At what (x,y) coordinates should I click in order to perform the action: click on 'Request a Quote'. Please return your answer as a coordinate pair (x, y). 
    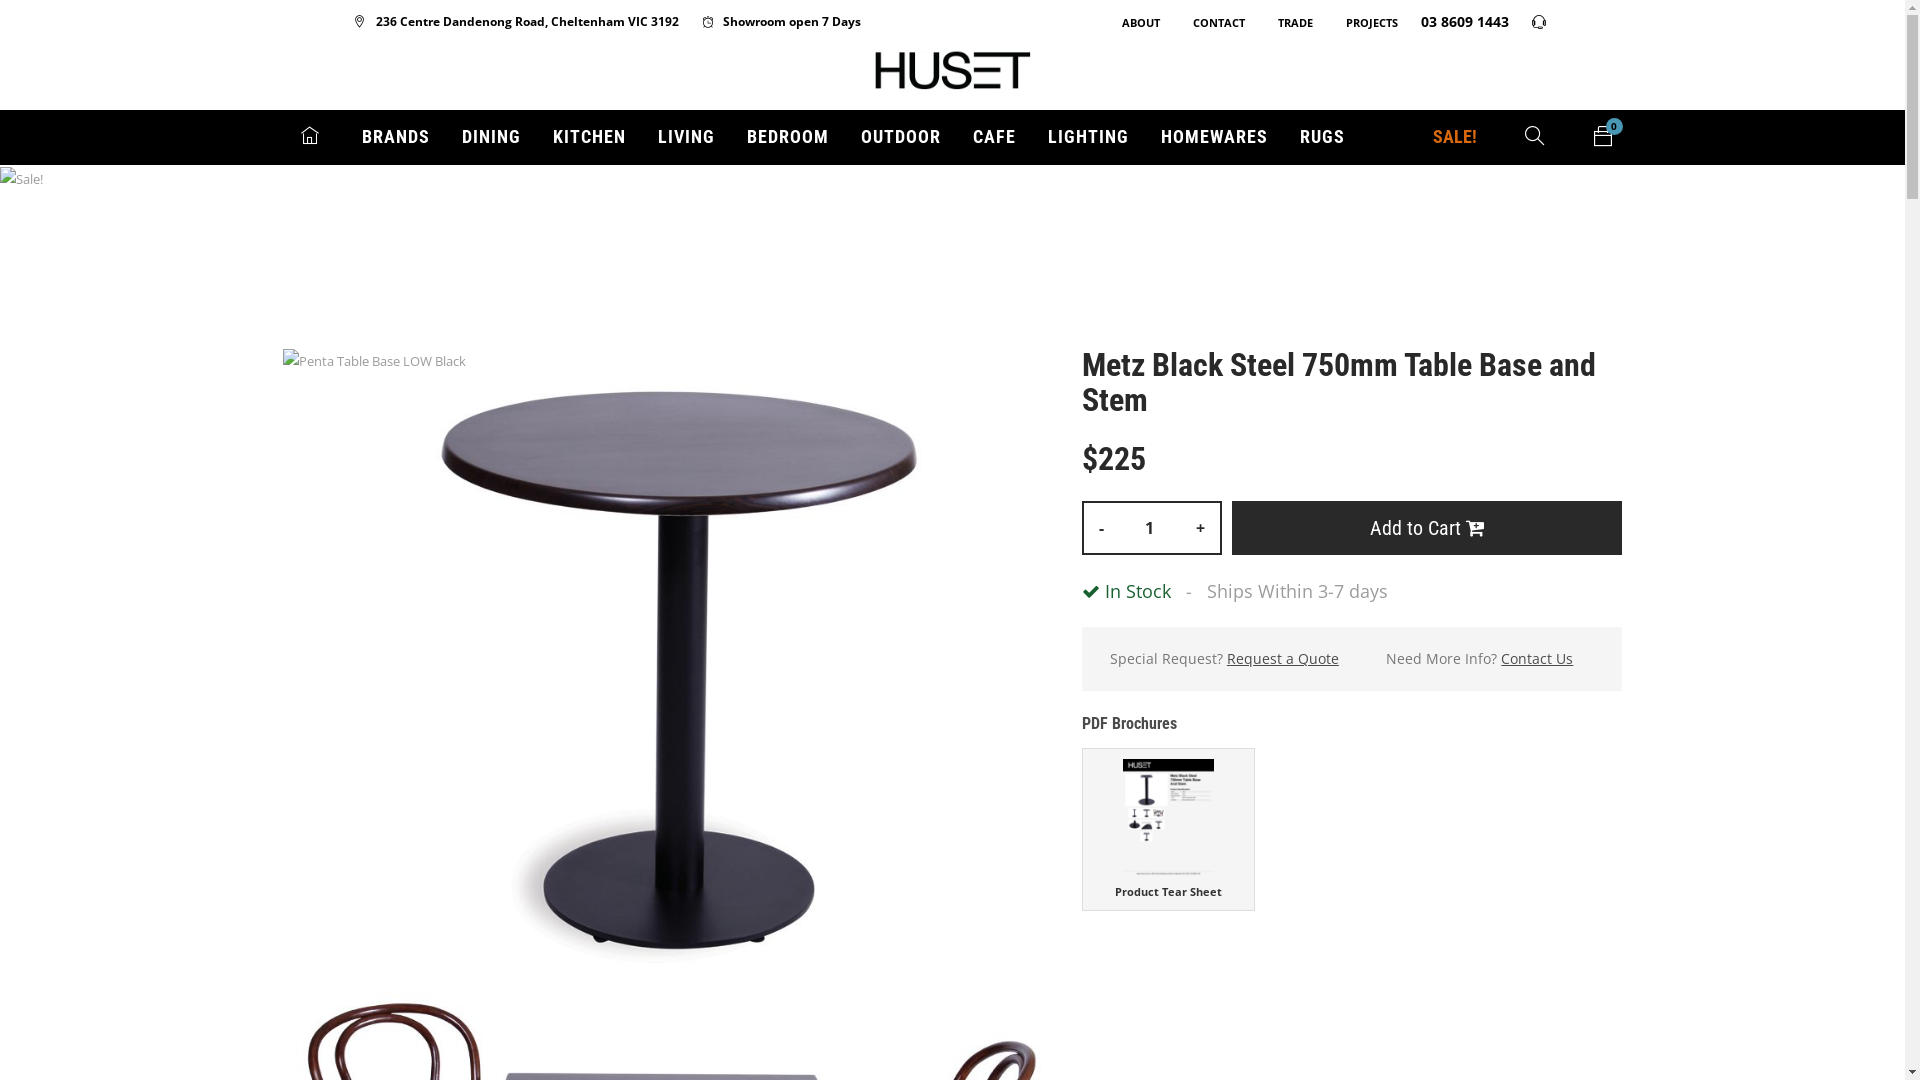
    Looking at the image, I should click on (1226, 659).